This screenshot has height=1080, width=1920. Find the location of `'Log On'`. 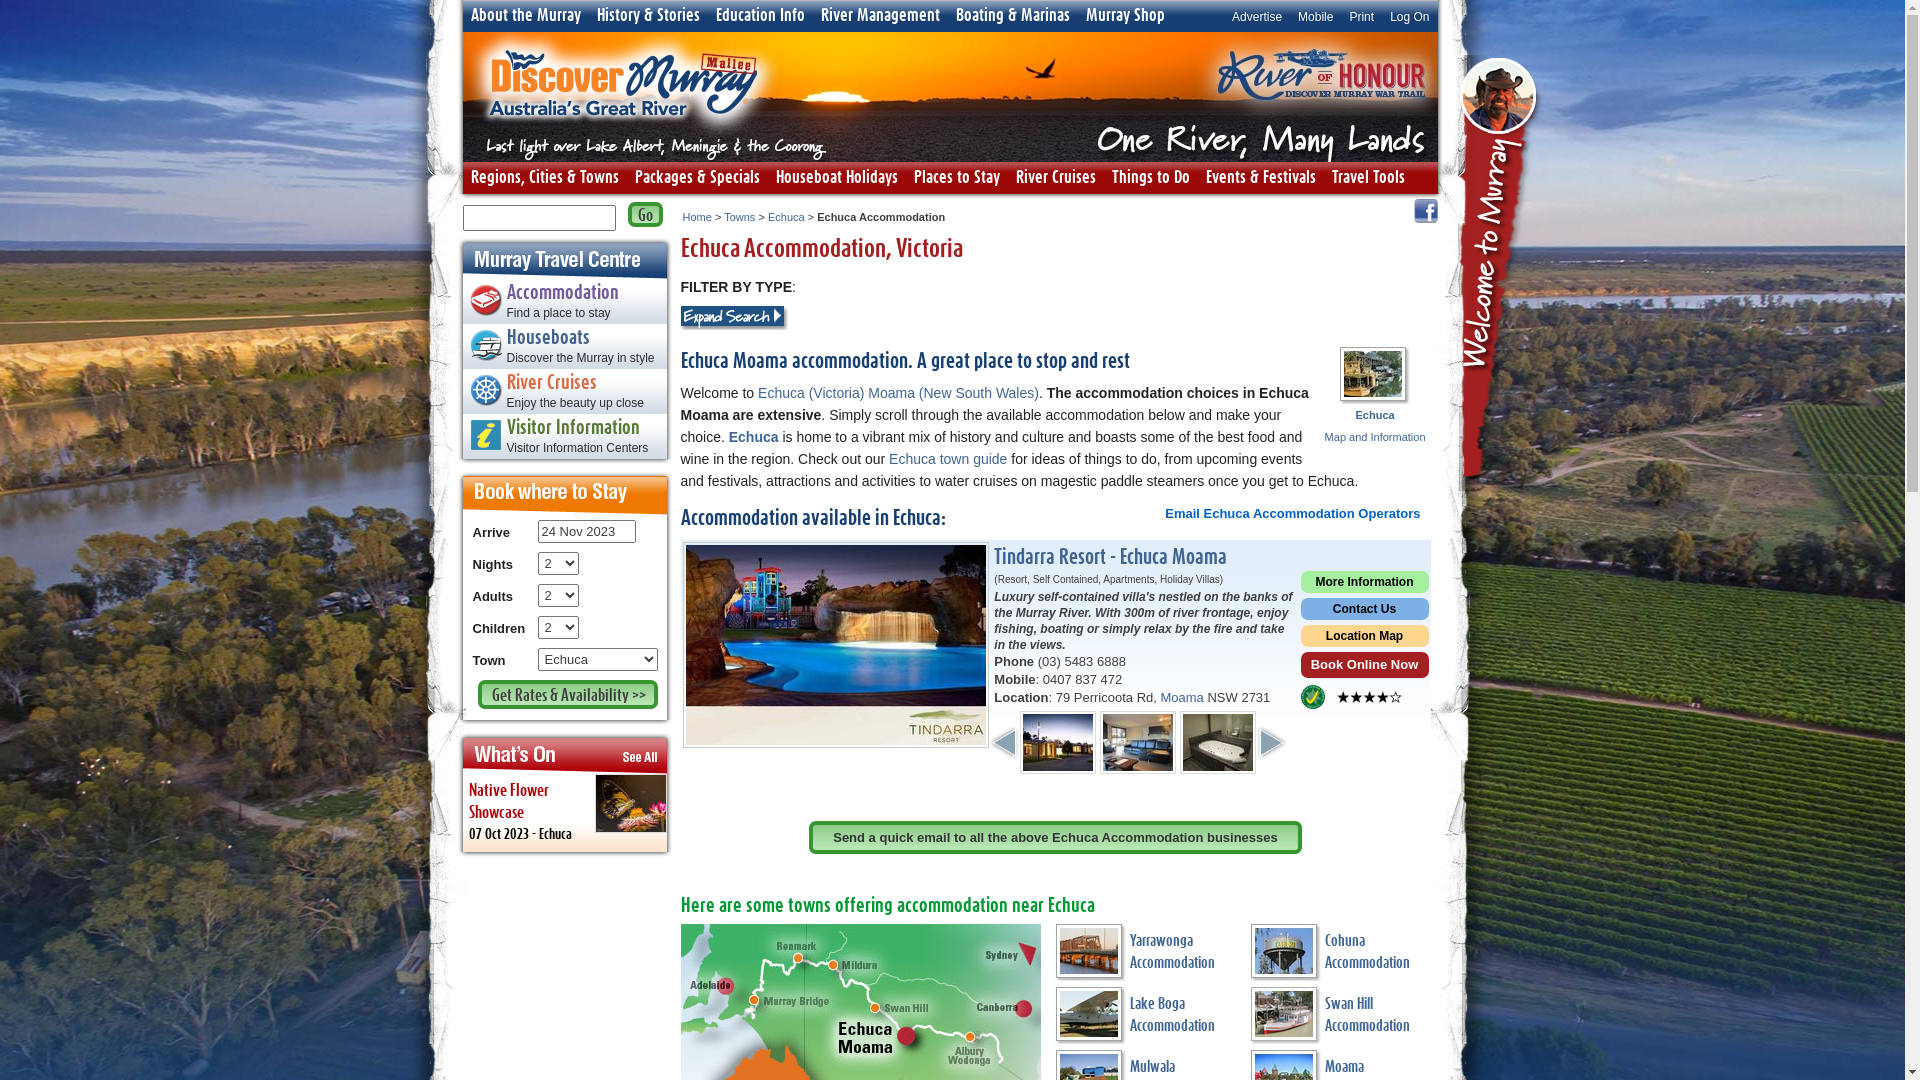

'Log On' is located at coordinates (1408, 15).